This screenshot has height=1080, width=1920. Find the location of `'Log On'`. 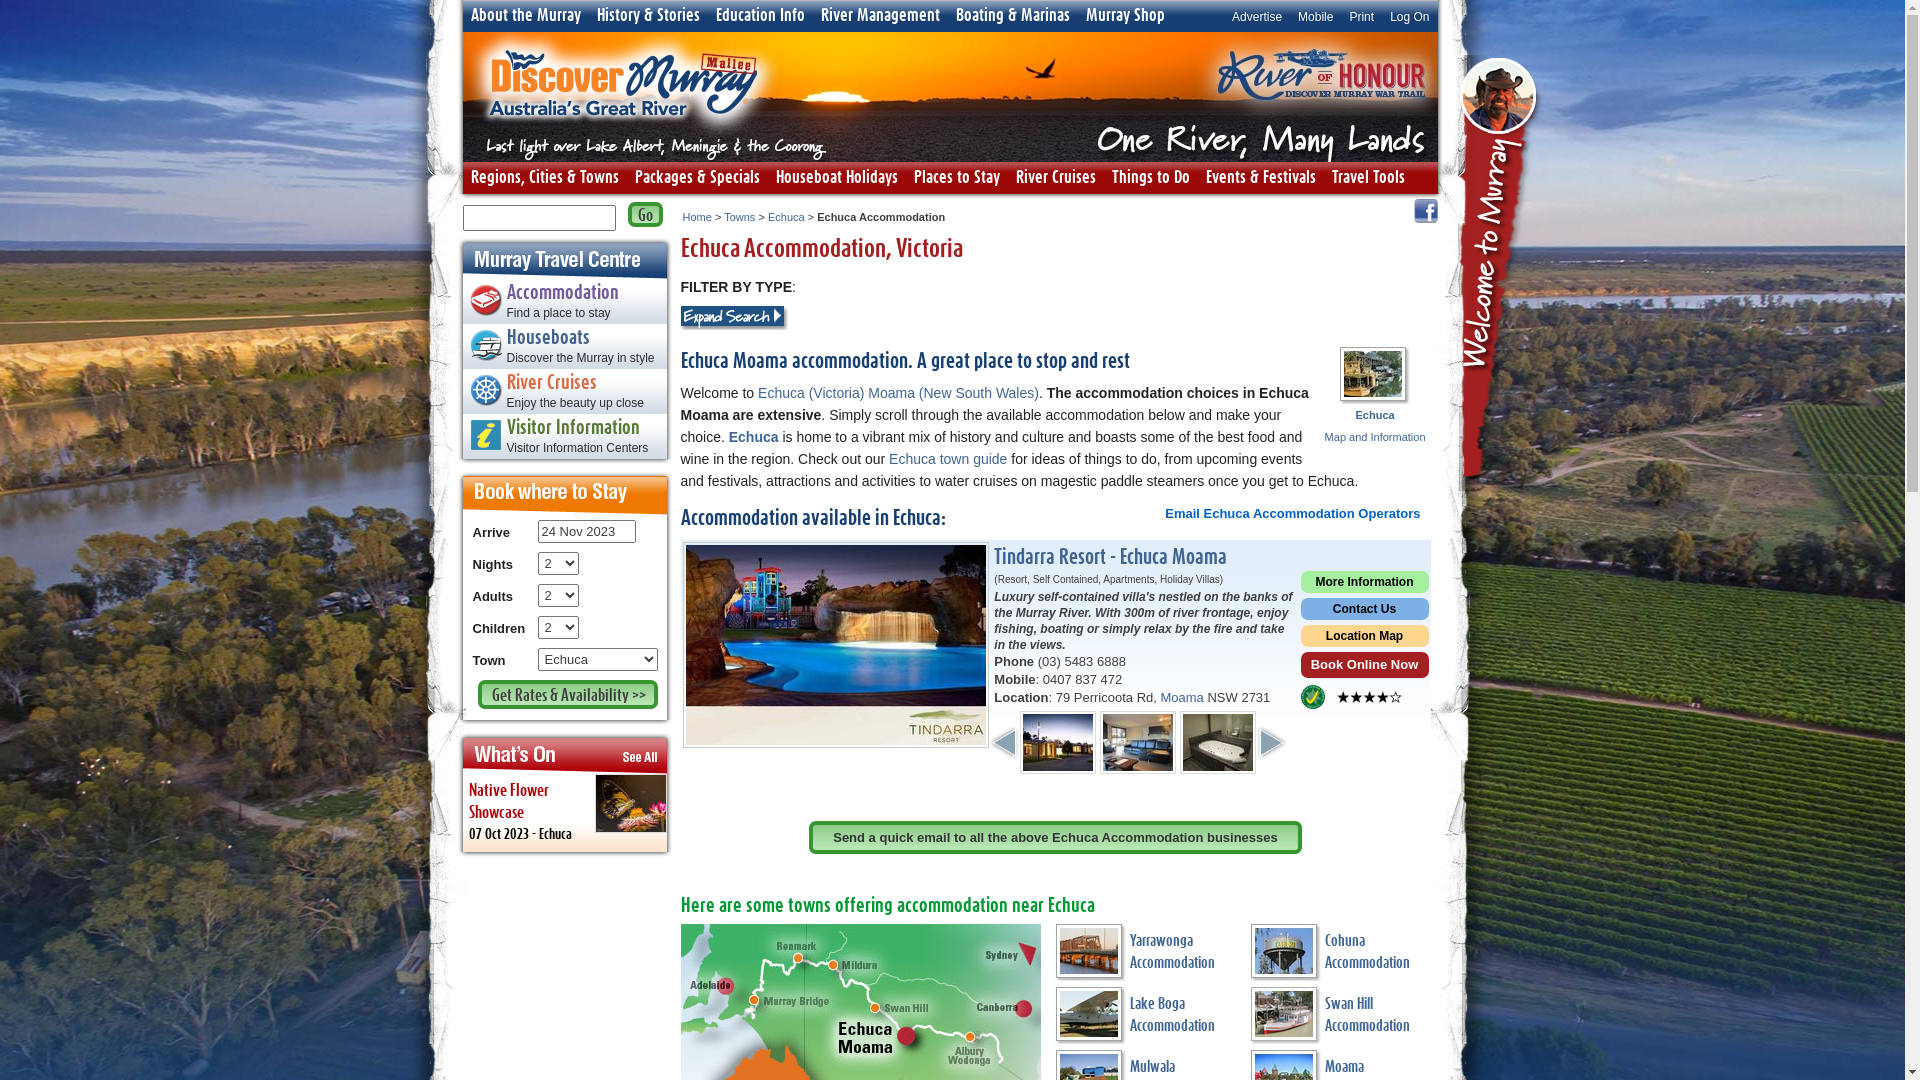

'Log On' is located at coordinates (1408, 15).